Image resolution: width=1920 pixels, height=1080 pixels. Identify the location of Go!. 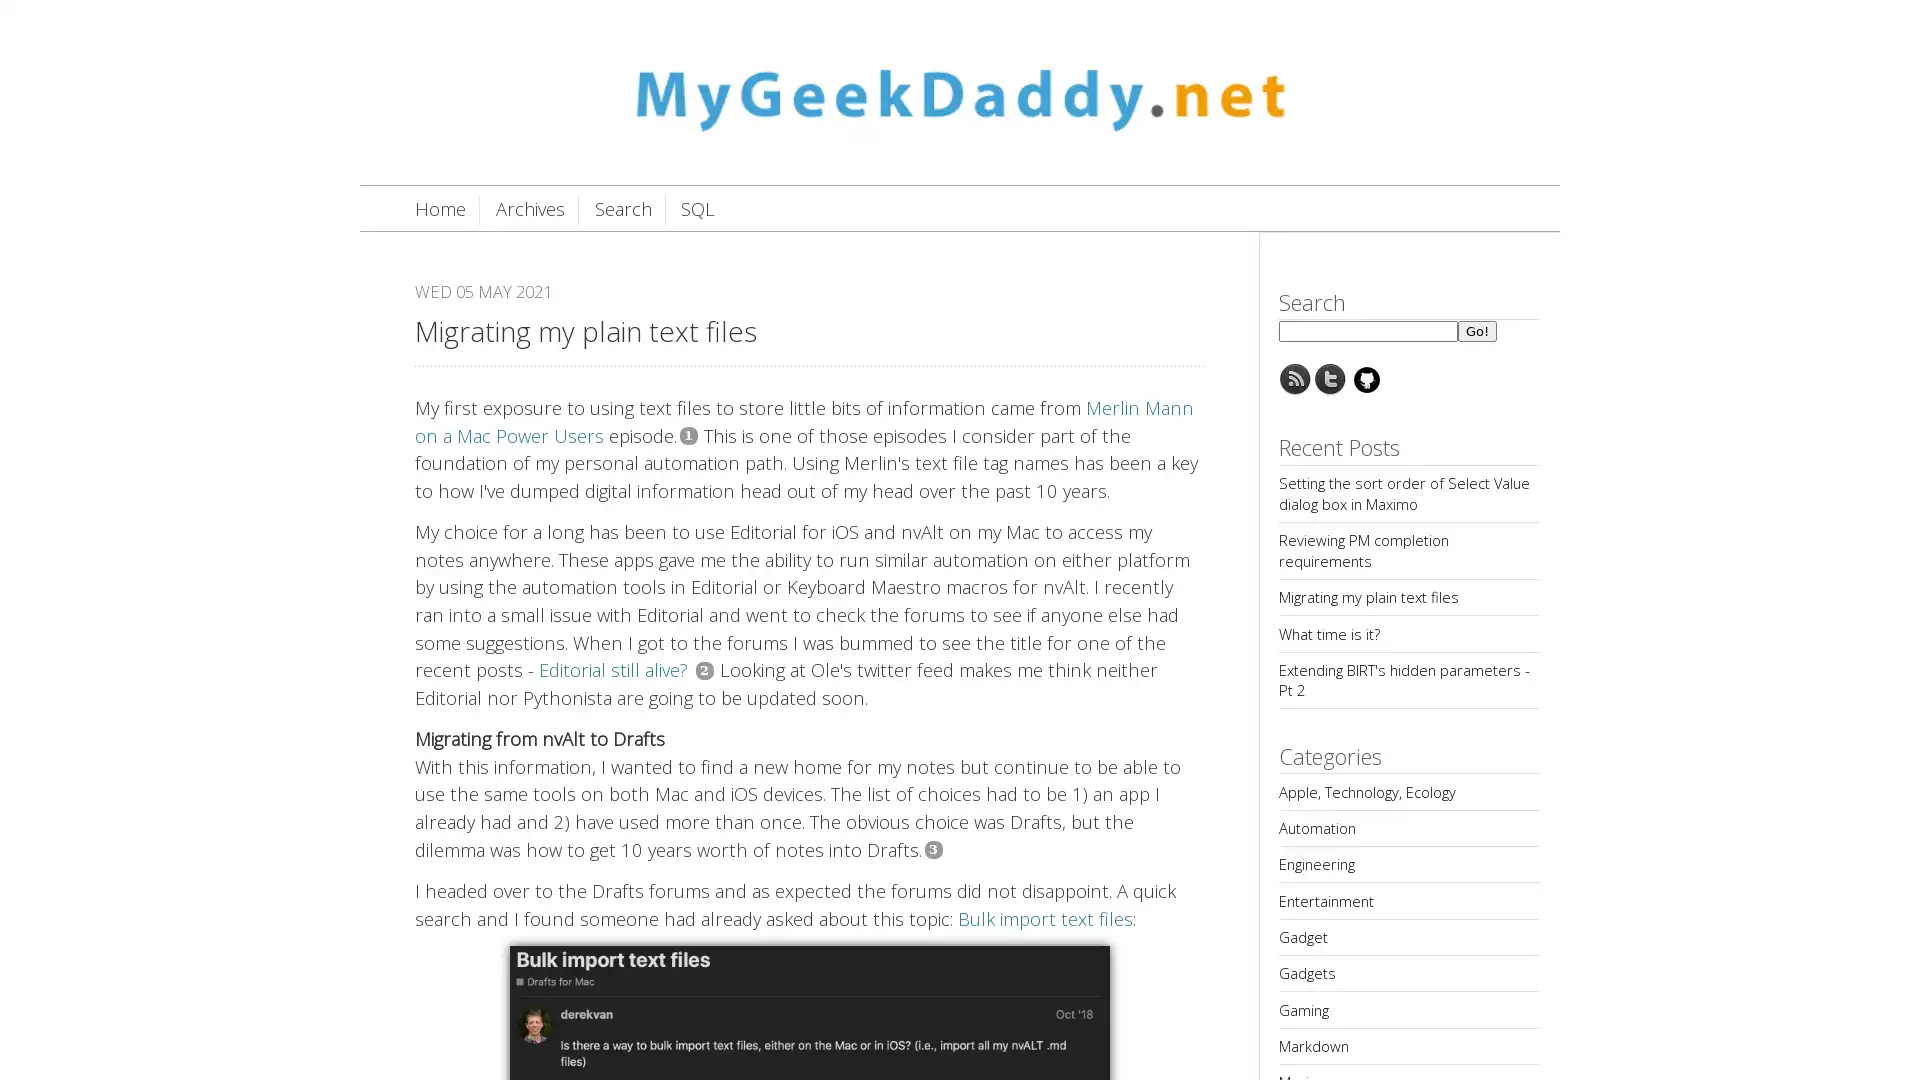
(1477, 330).